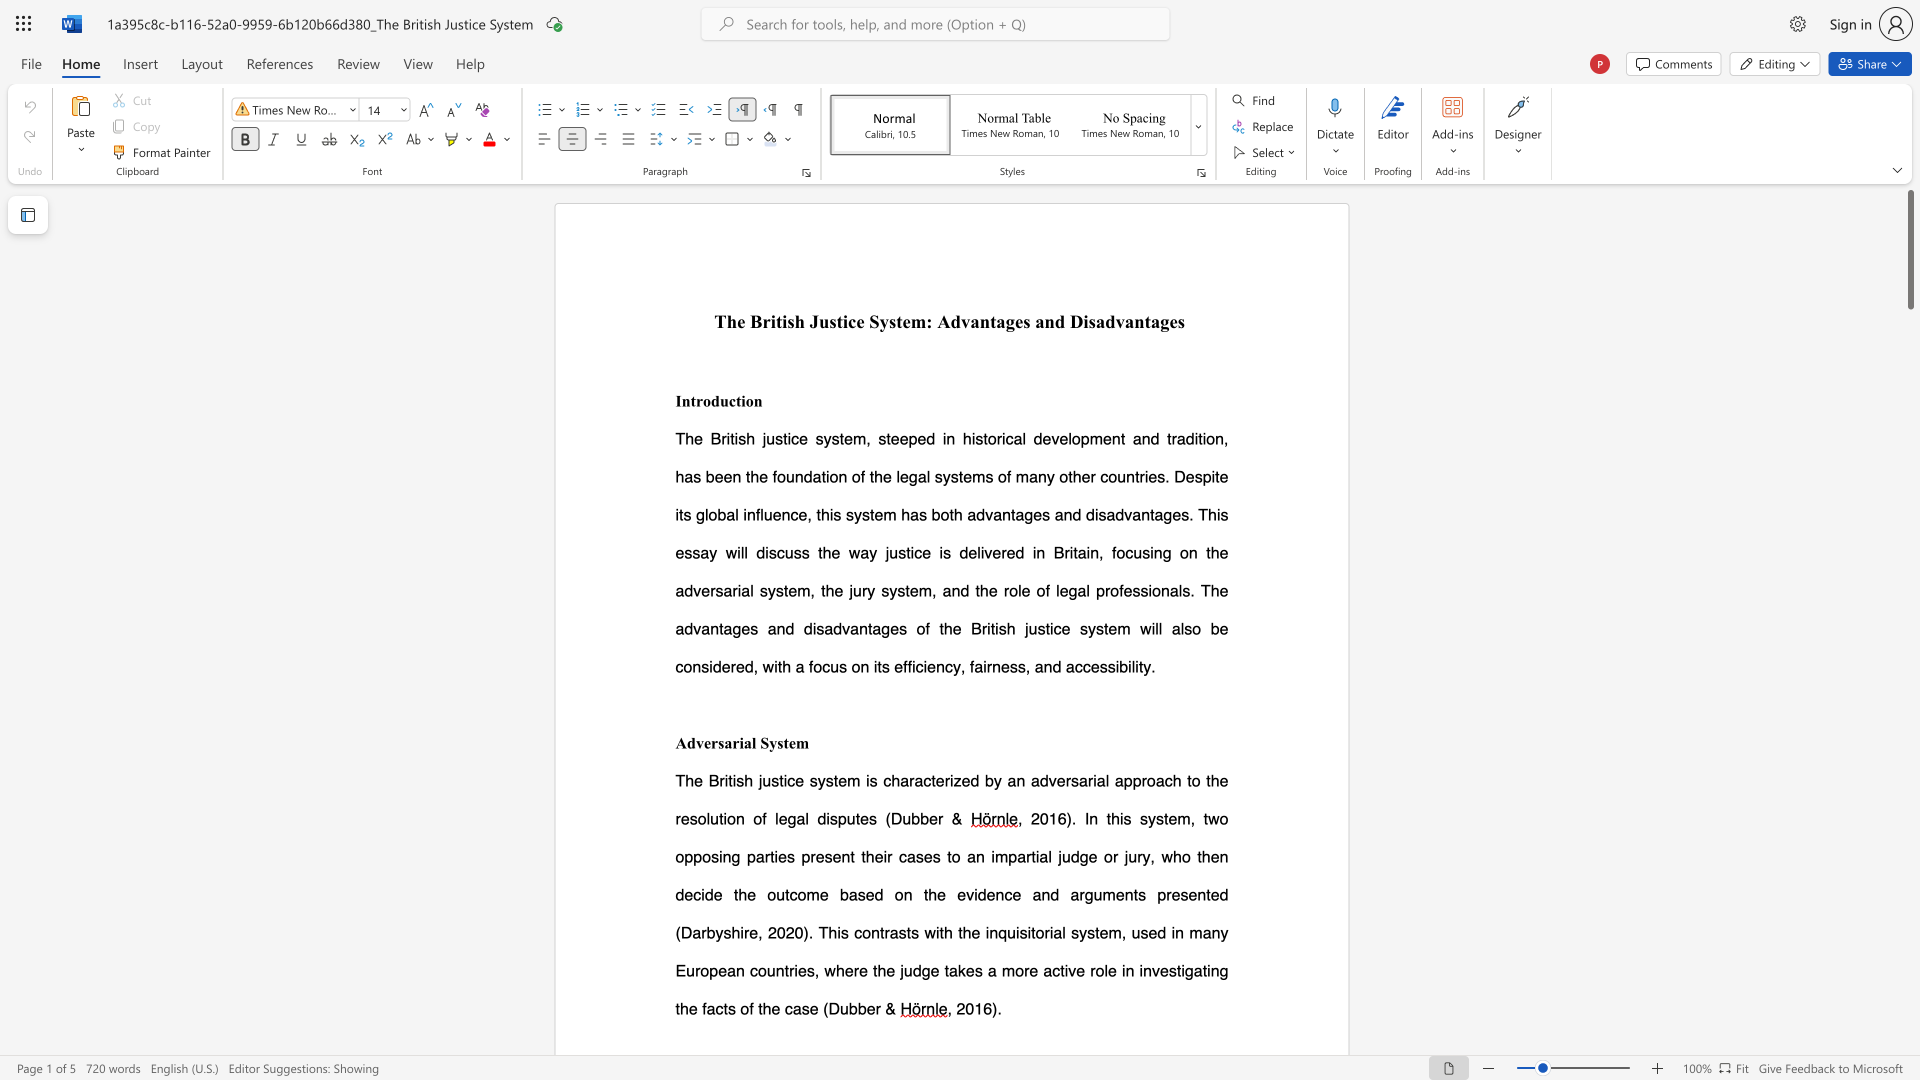 Image resolution: width=1920 pixels, height=1080 pixels. Describe the element at coordinates (987, 969) in the screenshot. I see `the subset text "a more active rol" within the text "). This contrasts with the inquisitorial system, used in many European countries, where the judge takes a more active role in investigating the facts of the case"` at that location.